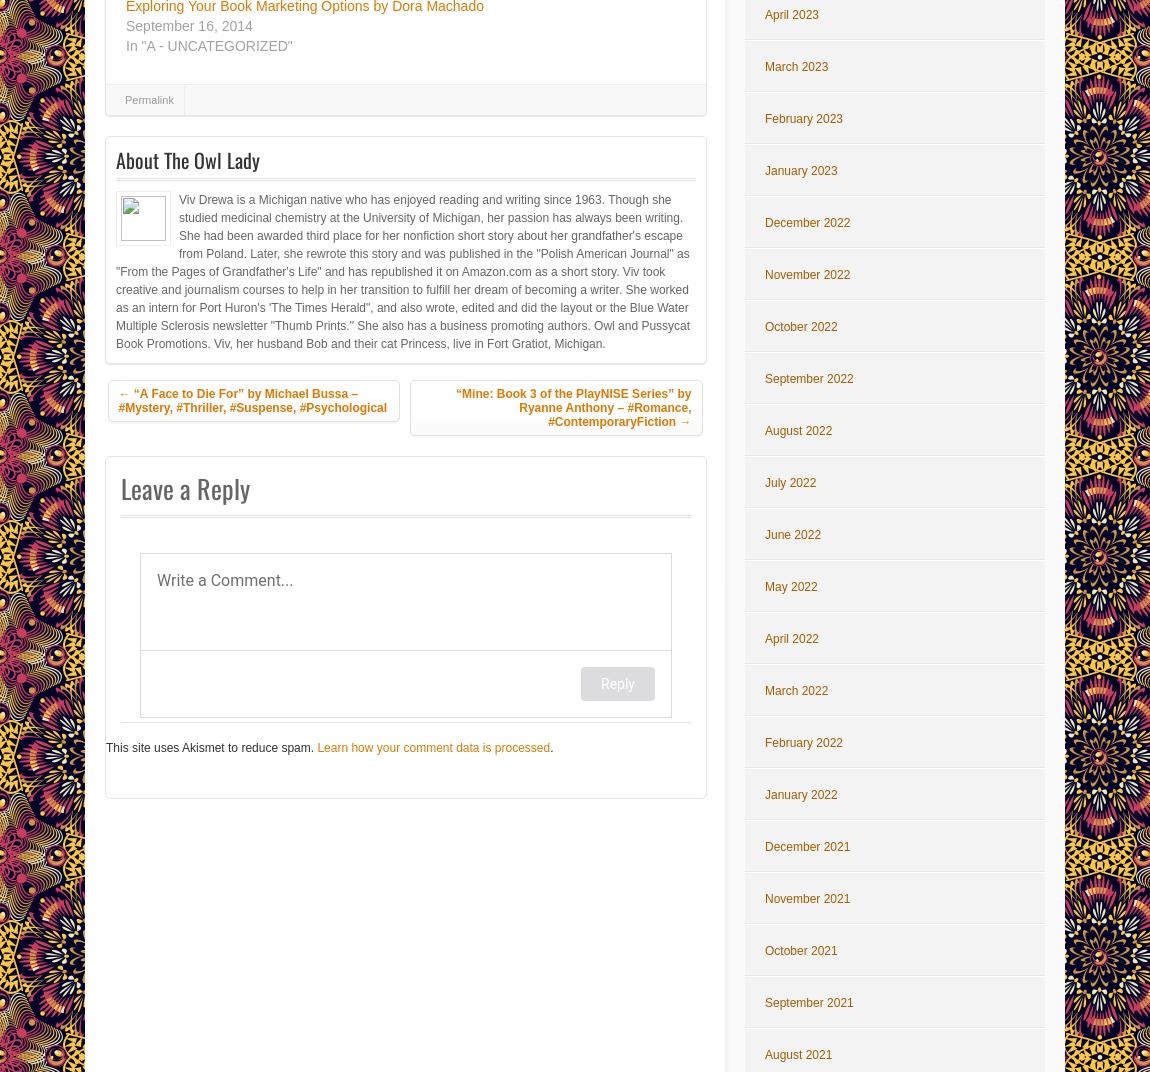  I want to click on 'October 2021', so click(799, 949).